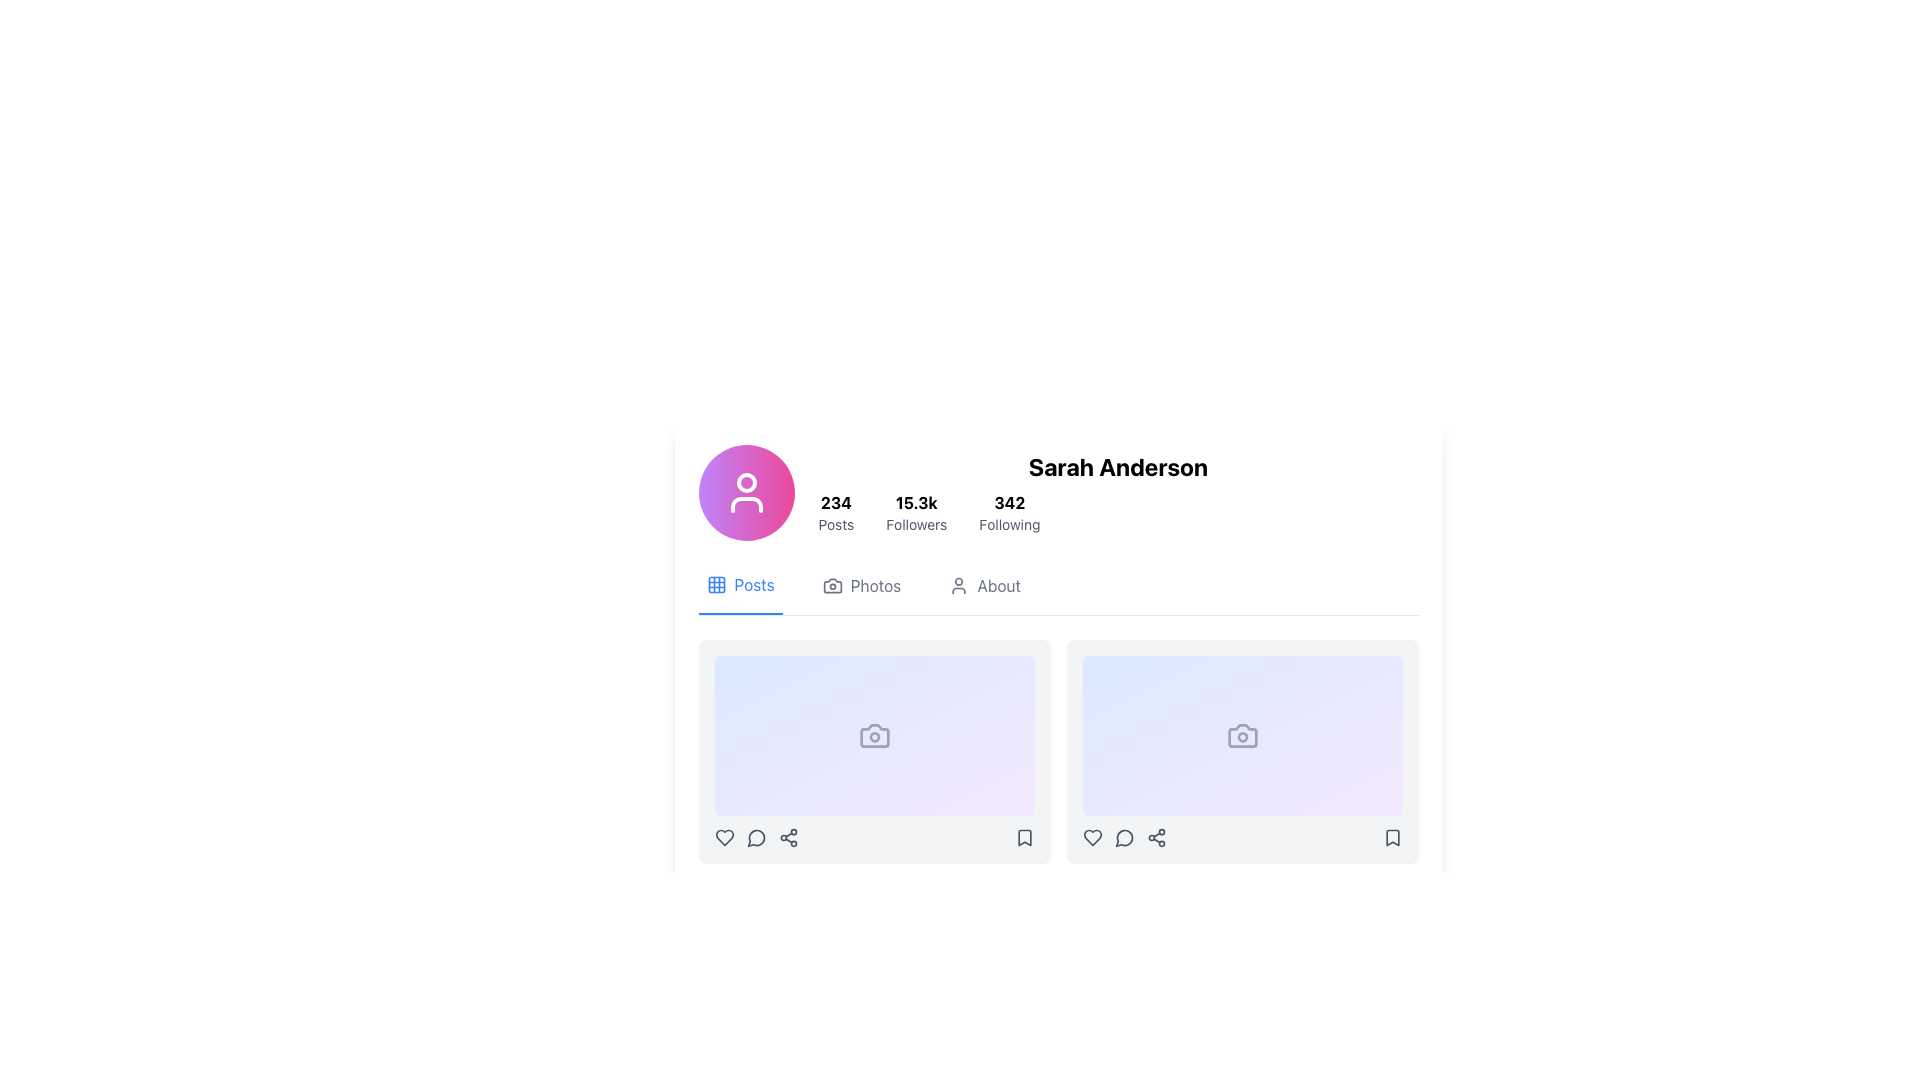  What do you see at coordinates (745, 493) in the screenshot?
I see `the user's profile avatar icon located in the upper left section of the interface` at bounding box center [745, 493].